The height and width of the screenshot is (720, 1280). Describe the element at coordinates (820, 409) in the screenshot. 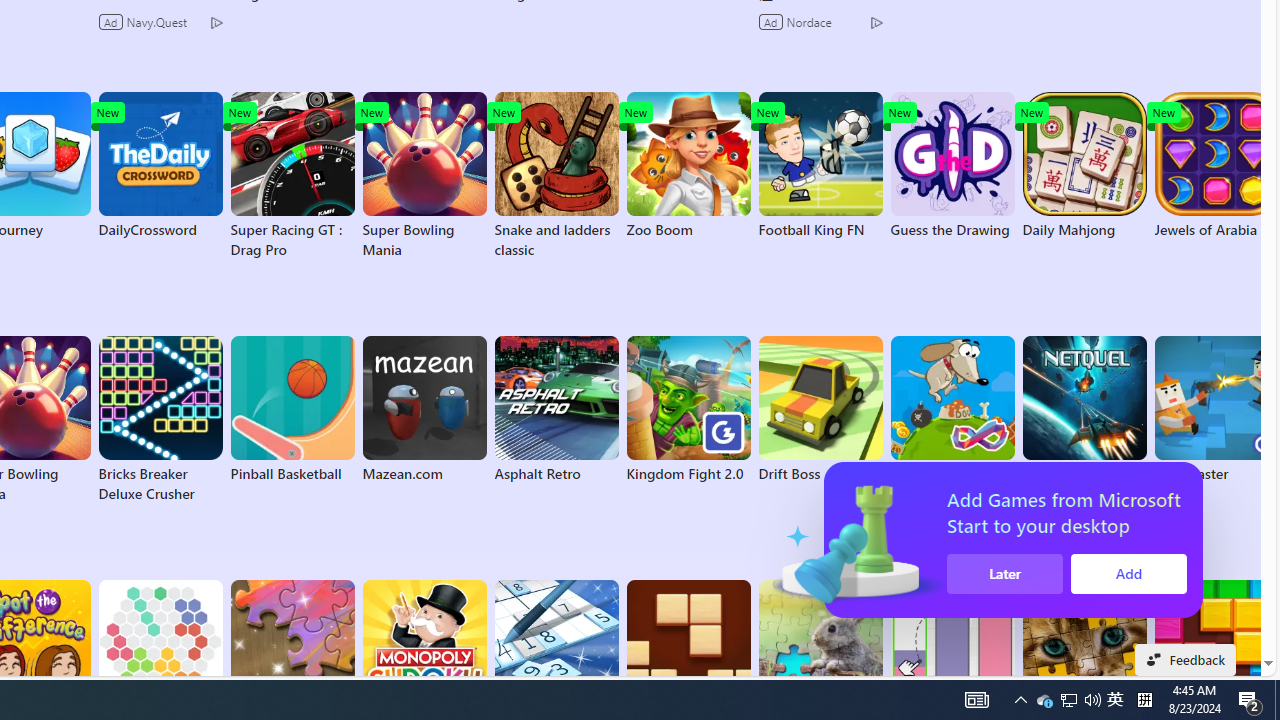

I see `'Drift Boss'` at that location.